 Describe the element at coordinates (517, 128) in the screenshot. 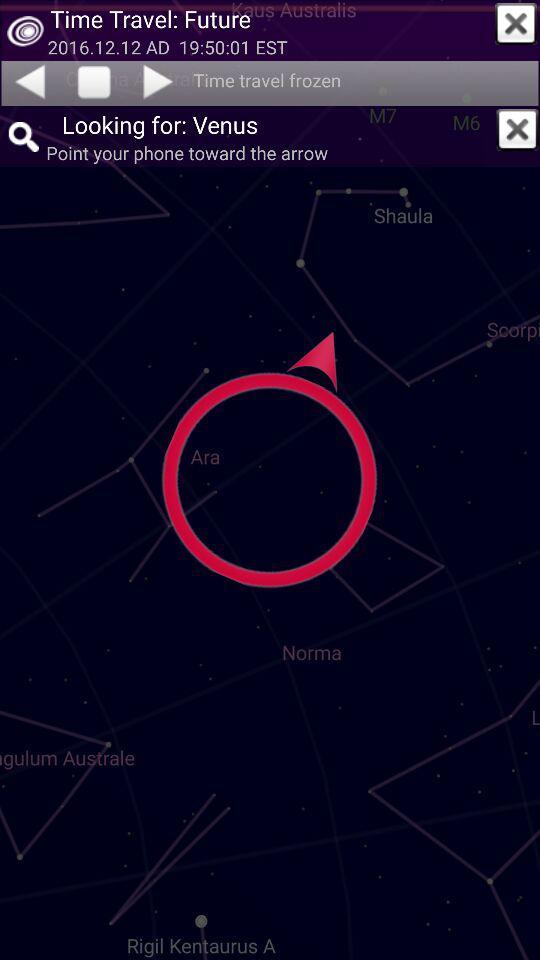

I see `window` at that location.